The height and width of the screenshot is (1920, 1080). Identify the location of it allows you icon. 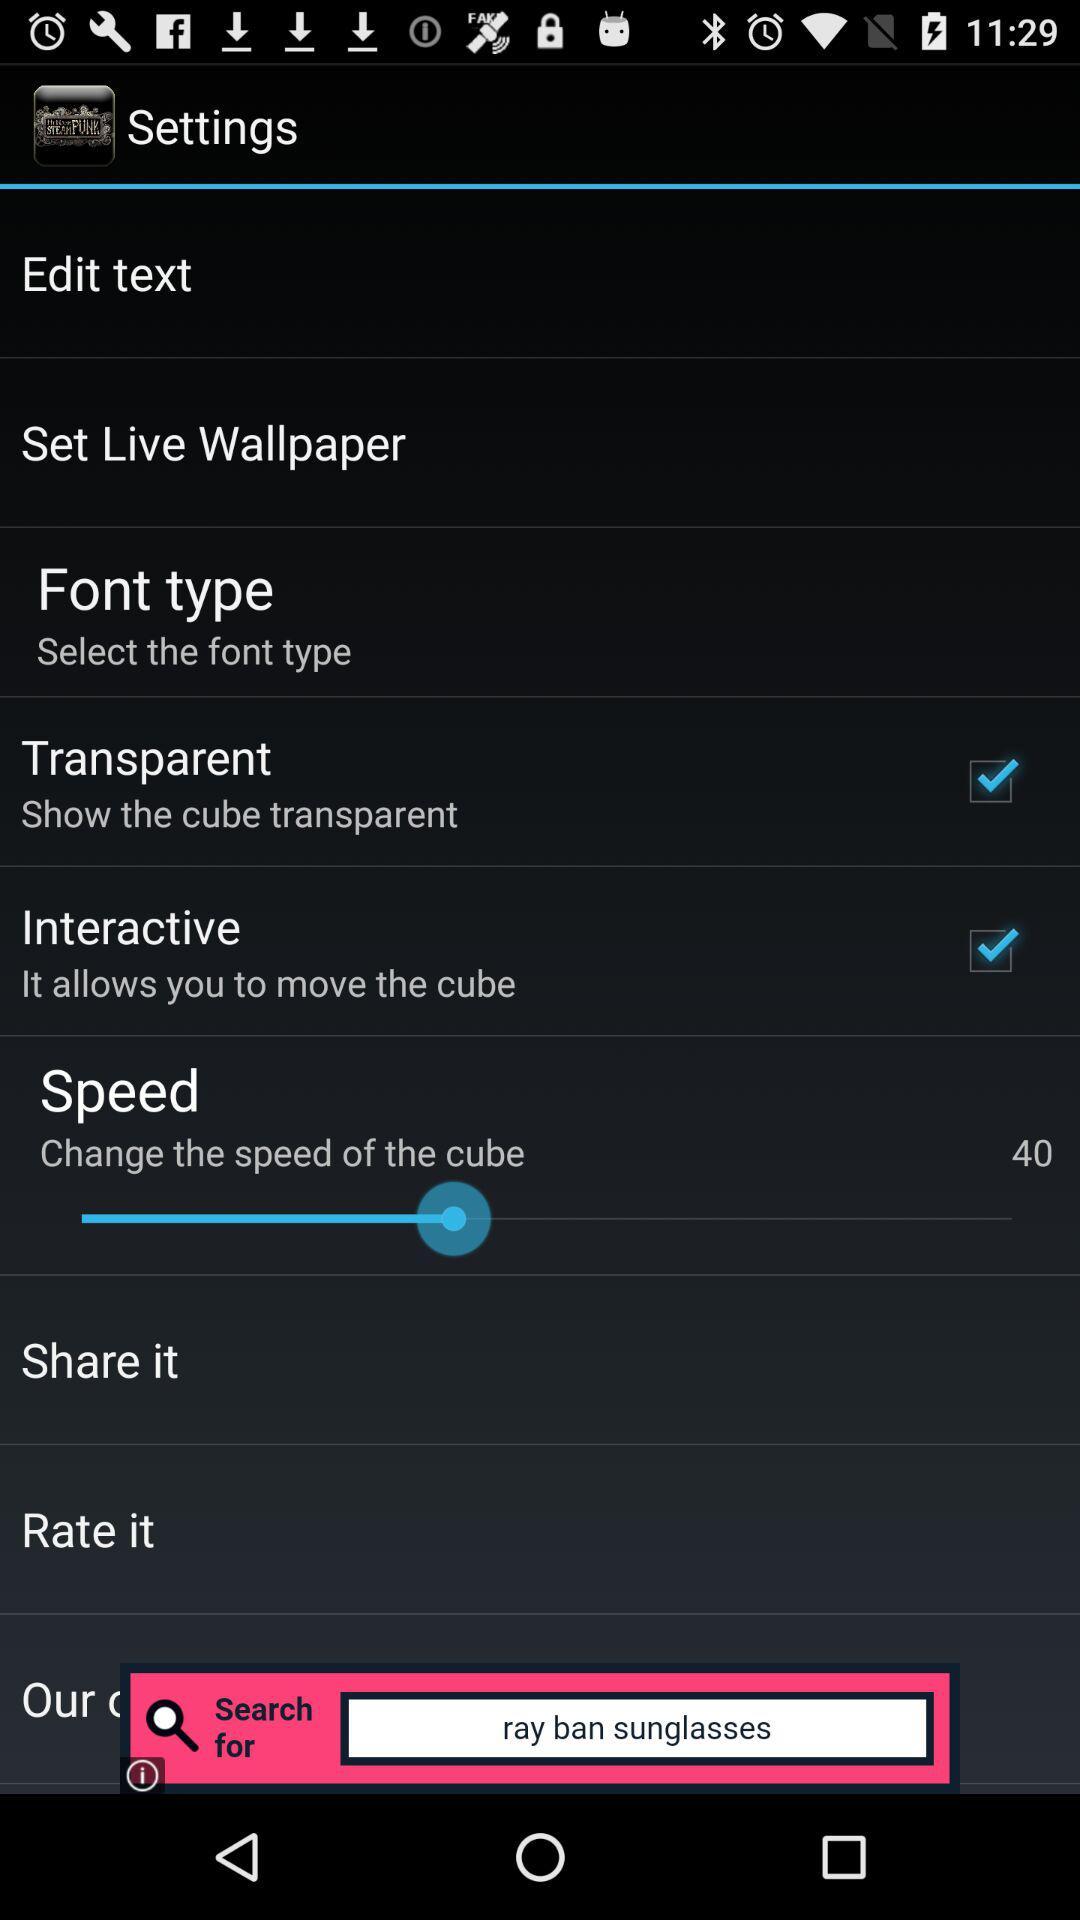
(267, 982).